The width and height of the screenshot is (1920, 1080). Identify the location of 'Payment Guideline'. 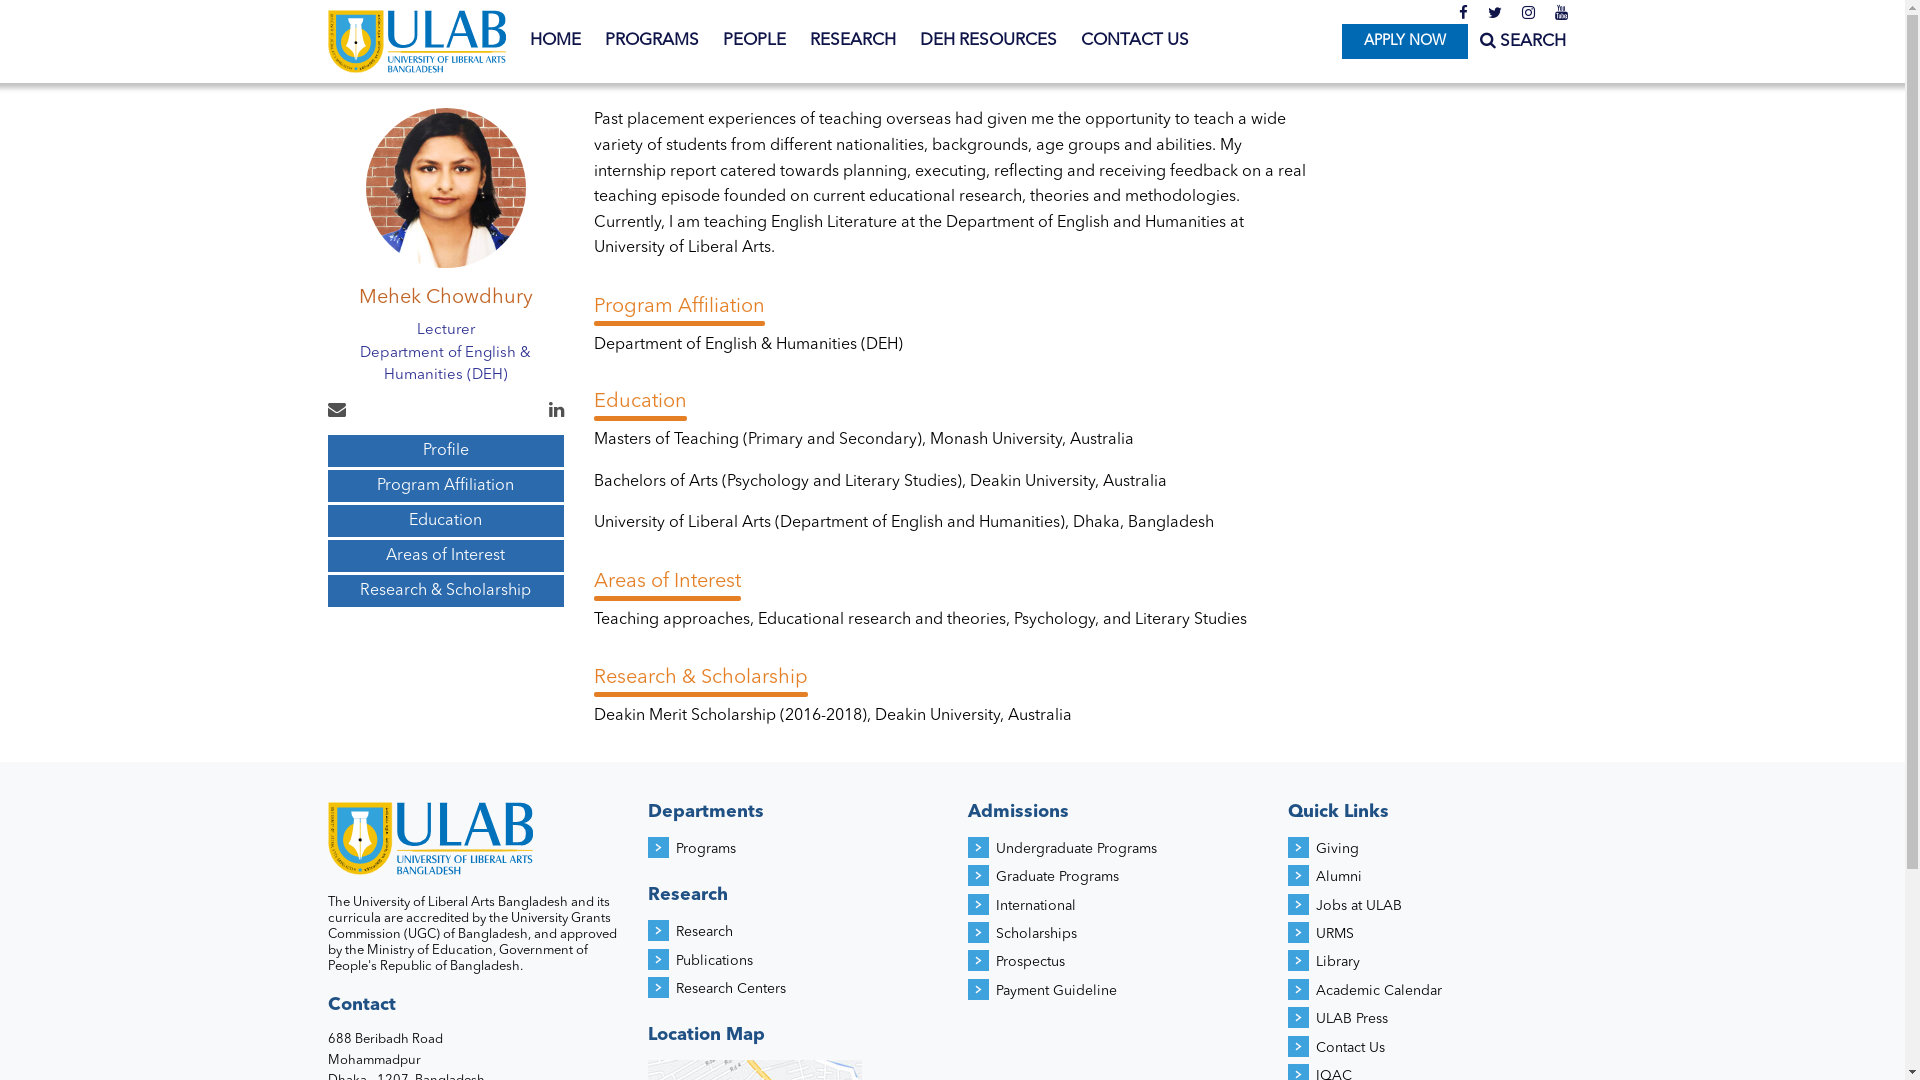
(1055, 991).